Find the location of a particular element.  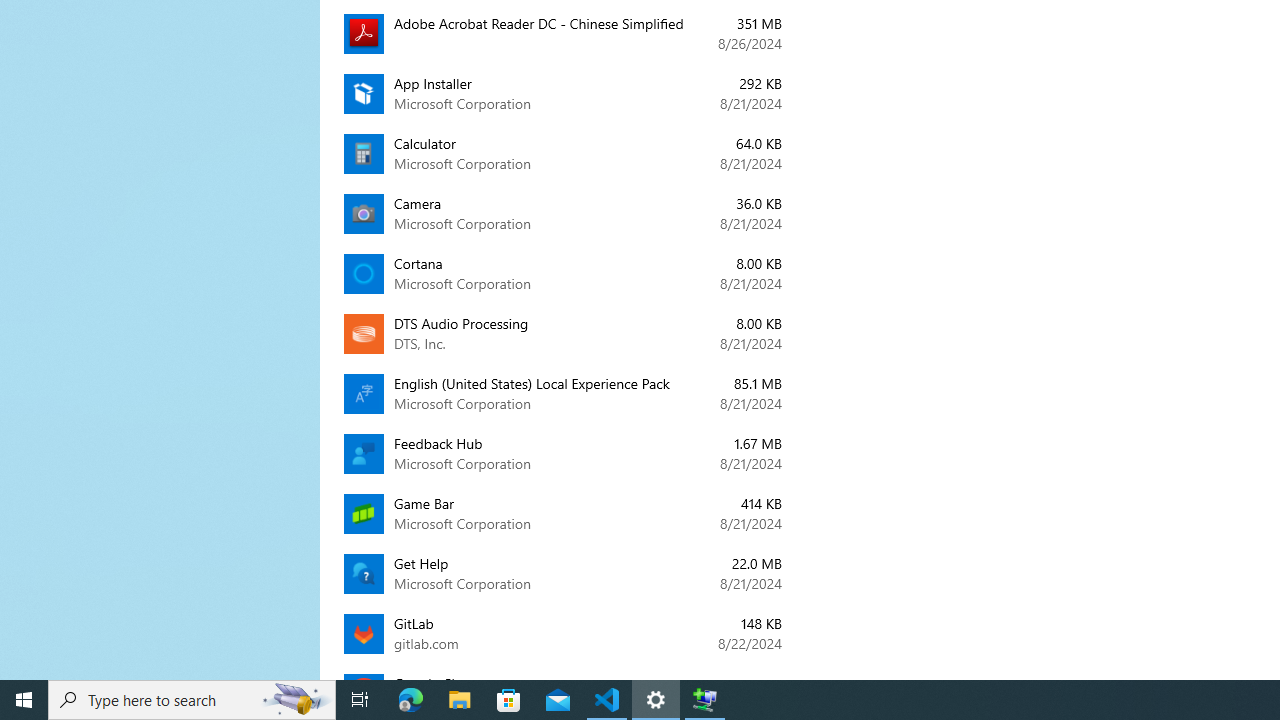

'Microsoft Edge' is located at coordinates (410, 698).